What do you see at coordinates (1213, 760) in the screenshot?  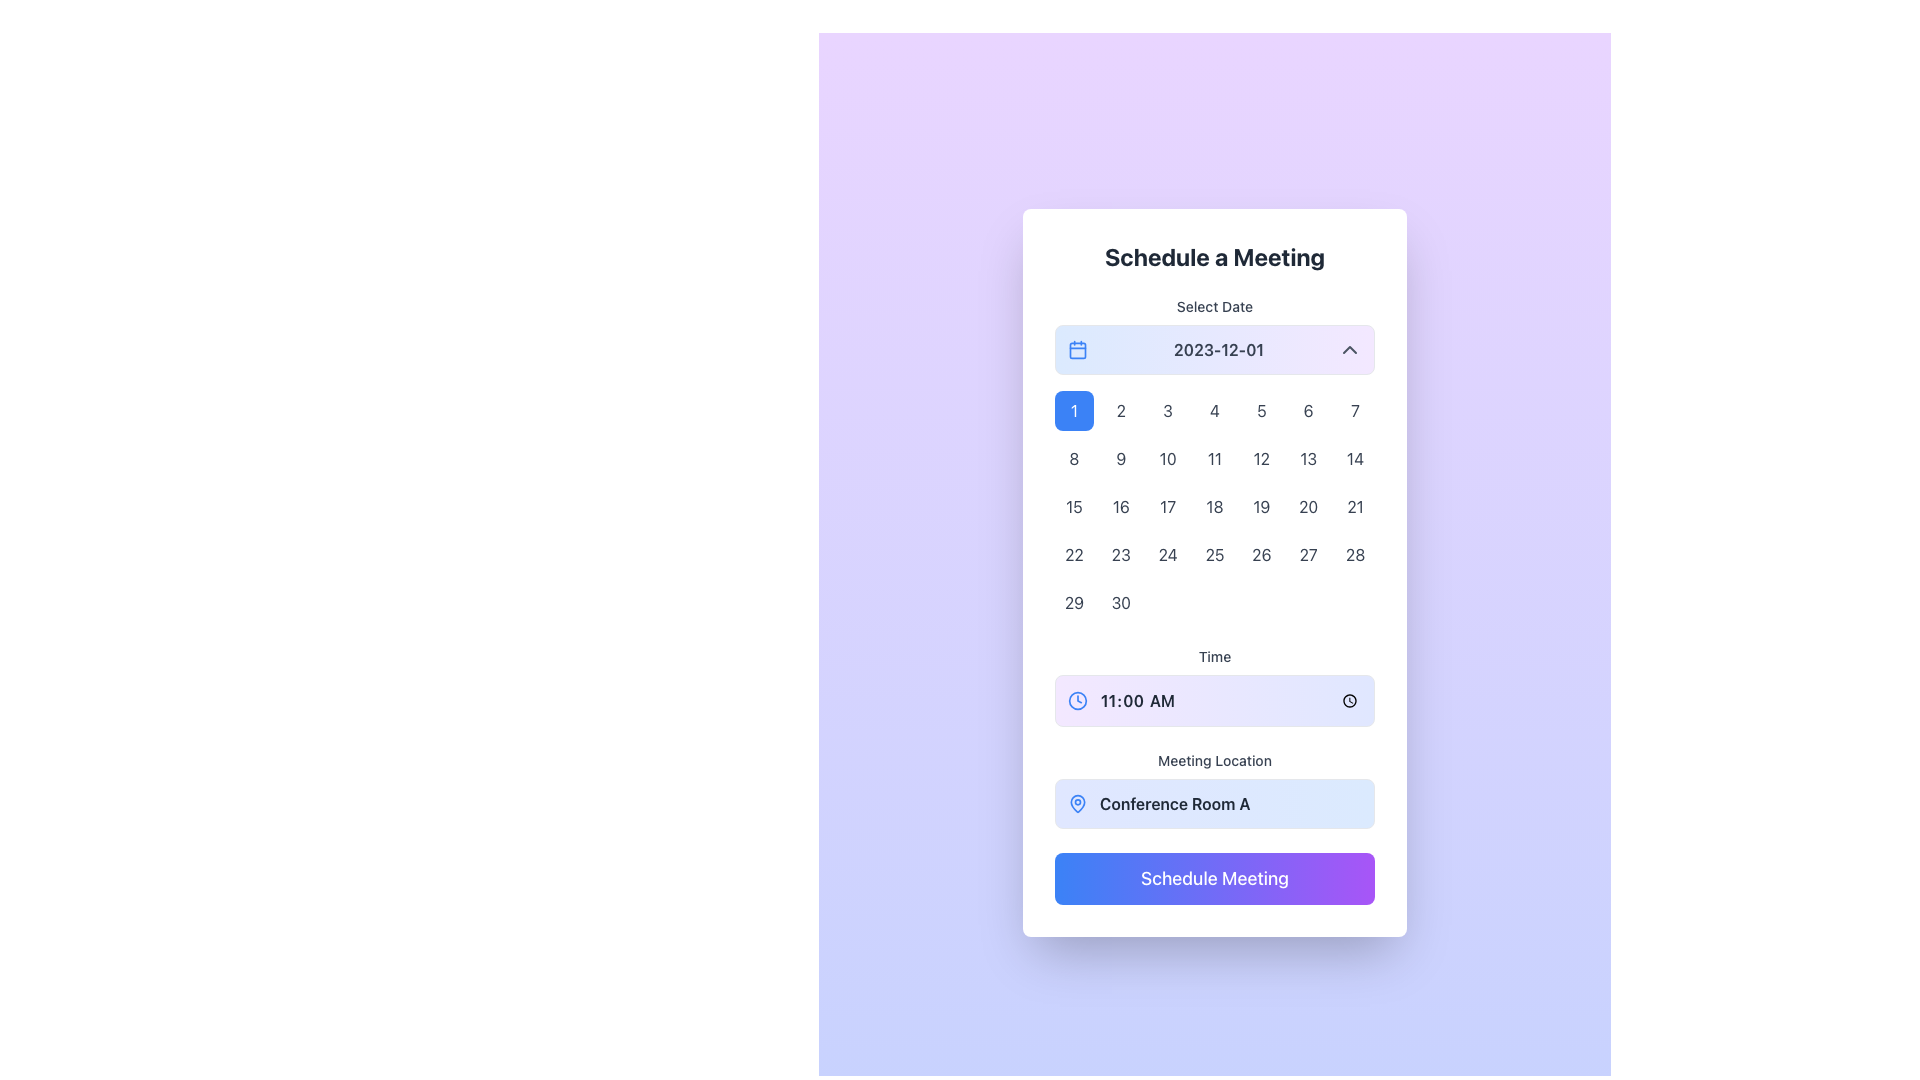 I see `the Label indicating the meeting location, which is positioned above the adjacent input field with a gradient background` at bounding box center [1213, 760].